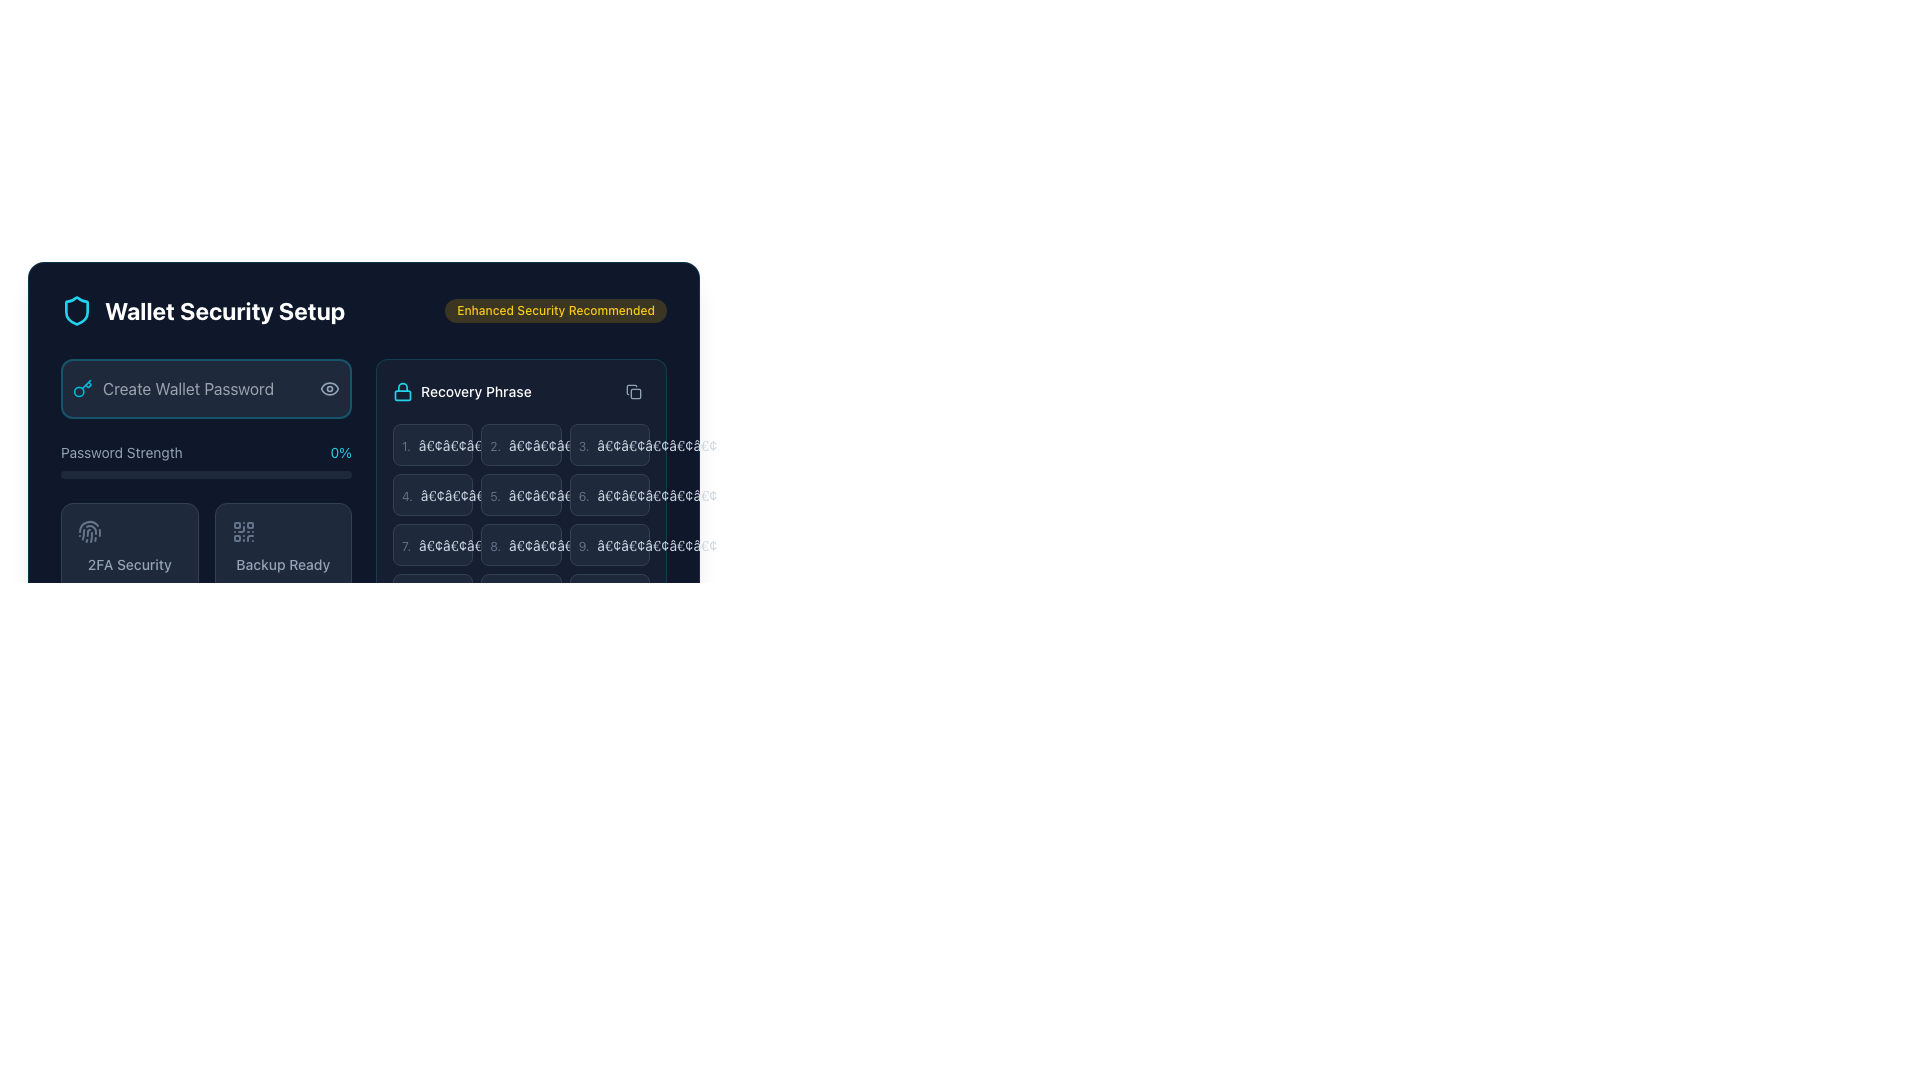  I want to click on the button indicating the tenth word of the recovery passphrase in the Recovery Phrase section, located at the bottom-left corner of a 3-column layout, so click(432, 593).